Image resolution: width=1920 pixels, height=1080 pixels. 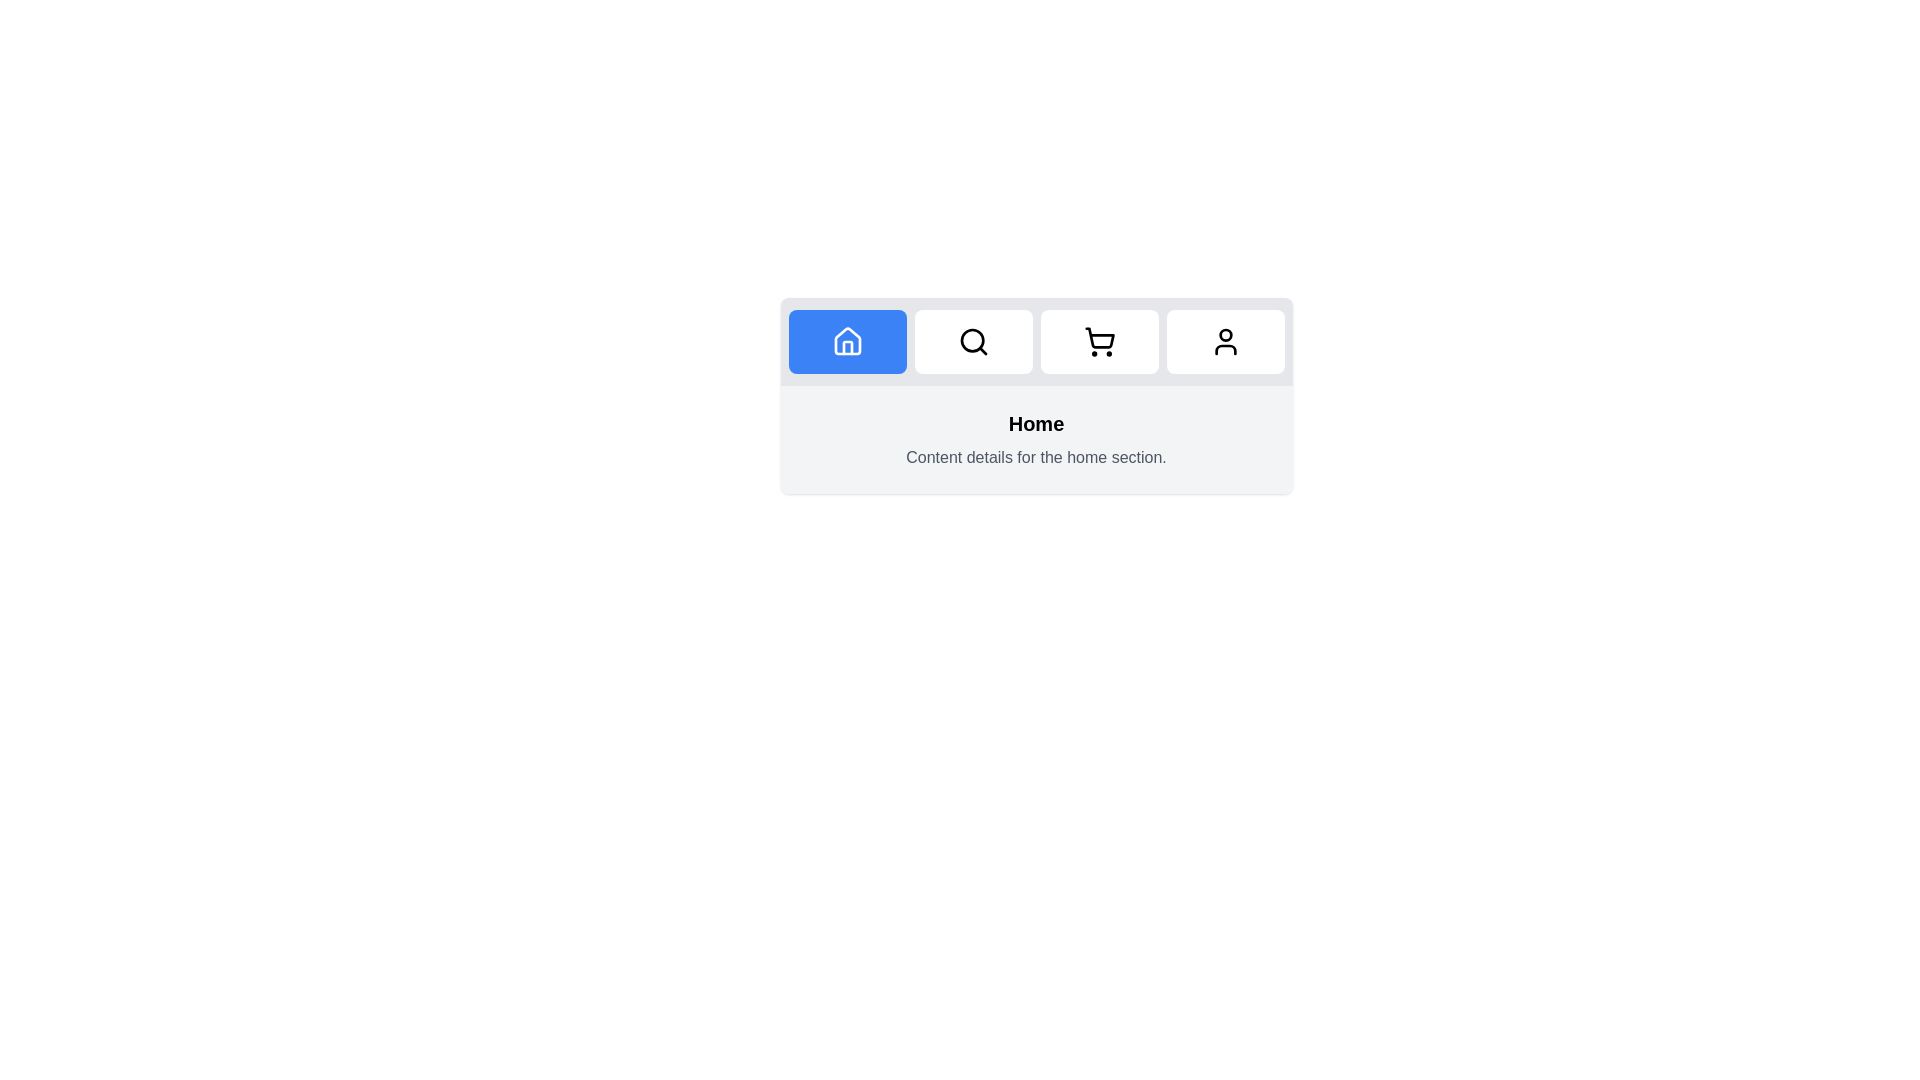 I want to click on the upper circular part of the user icon represented in the SVG graphic, which signifies the user account or profile section, so click(x=1224, y=334).